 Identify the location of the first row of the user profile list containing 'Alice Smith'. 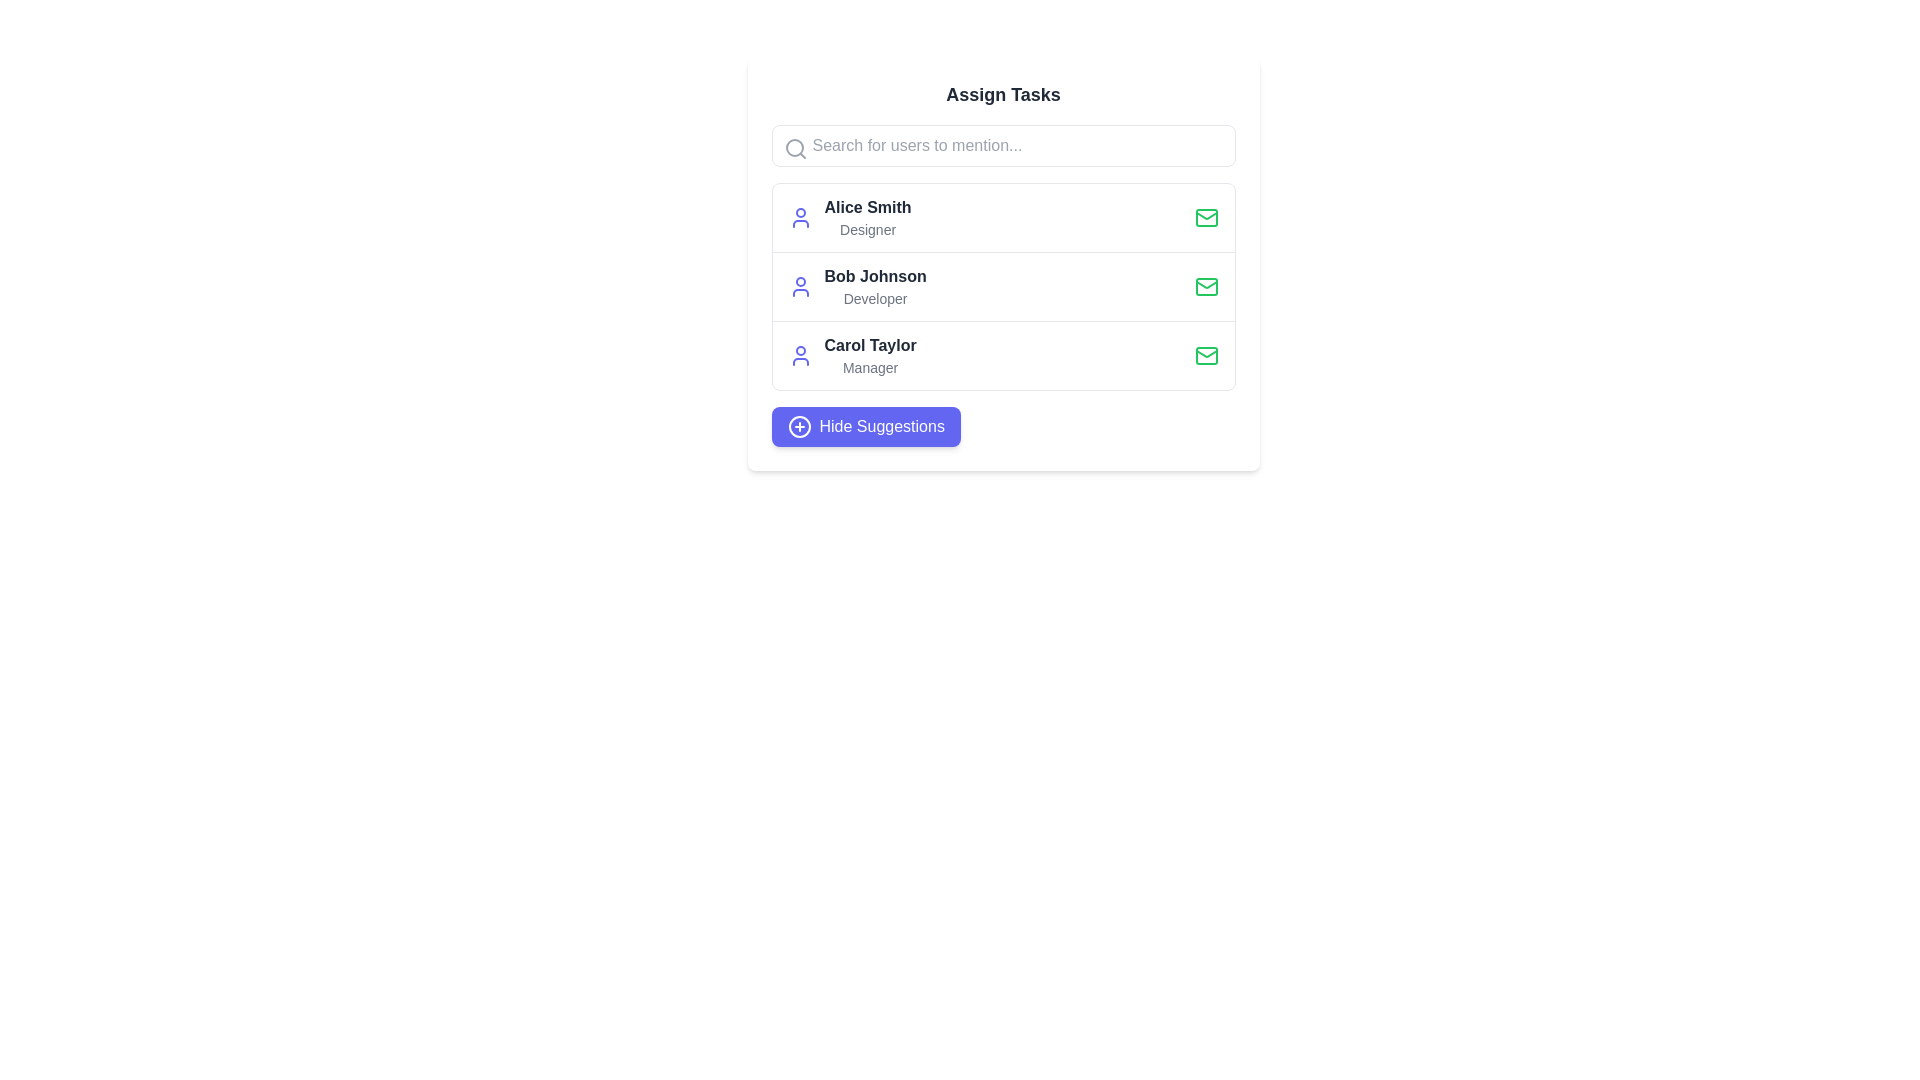
(1003, 218).